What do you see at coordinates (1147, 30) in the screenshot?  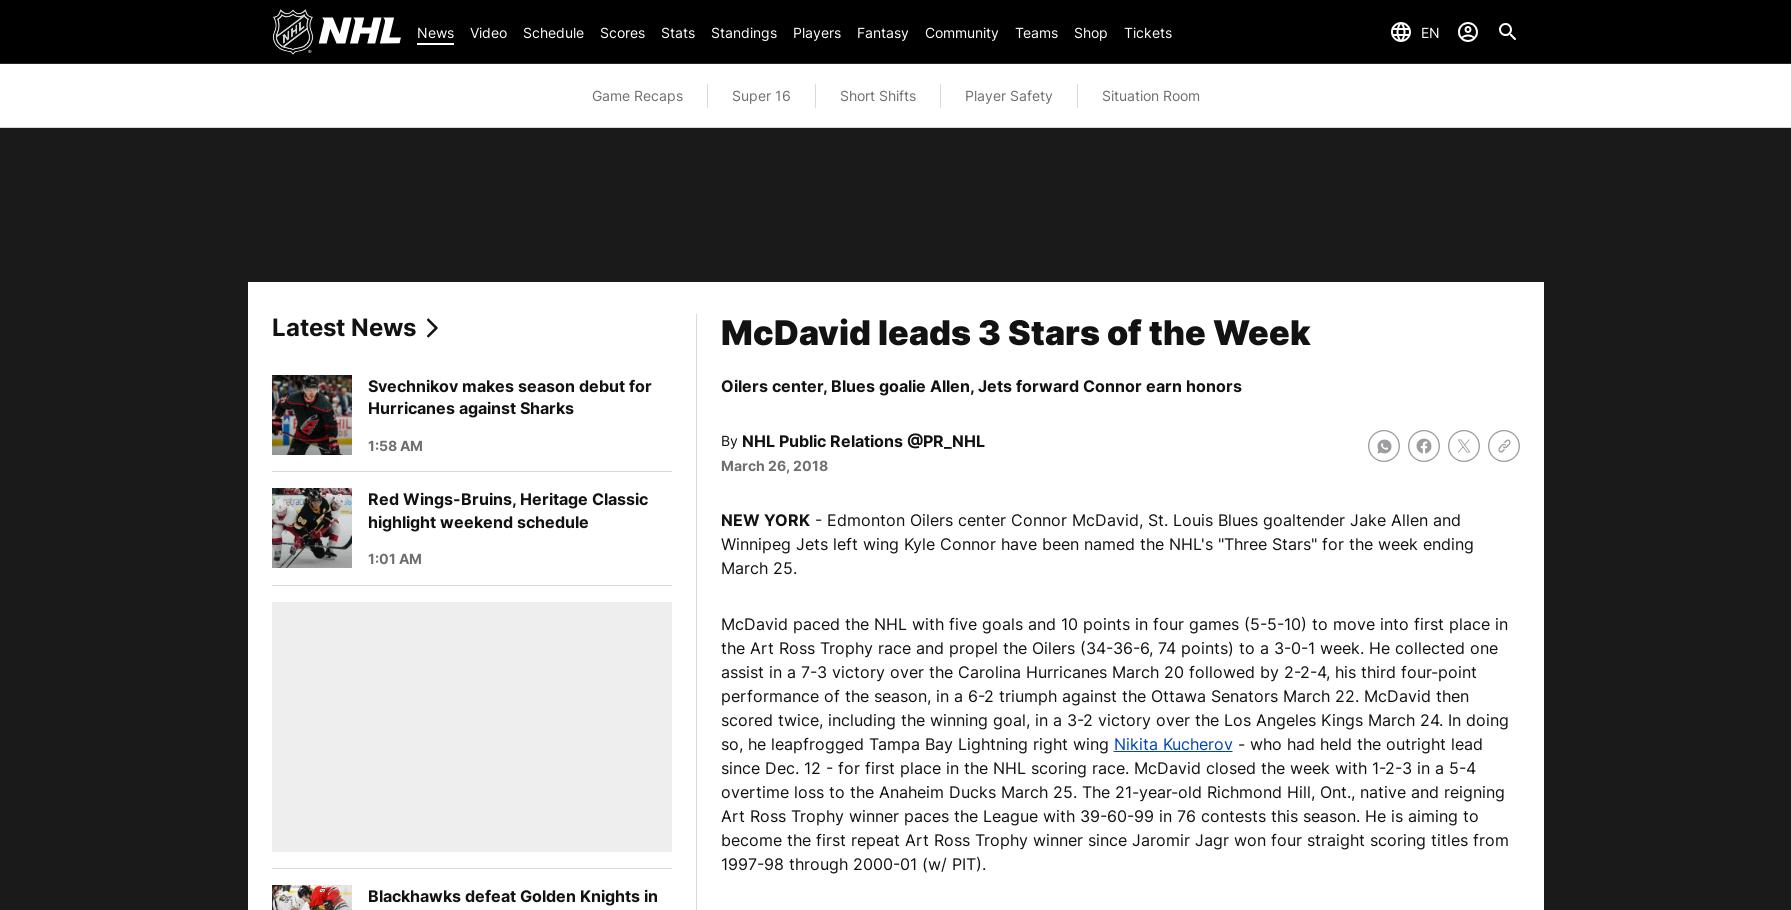 I see `'Tickets'` at bounding box center [1147, 30].